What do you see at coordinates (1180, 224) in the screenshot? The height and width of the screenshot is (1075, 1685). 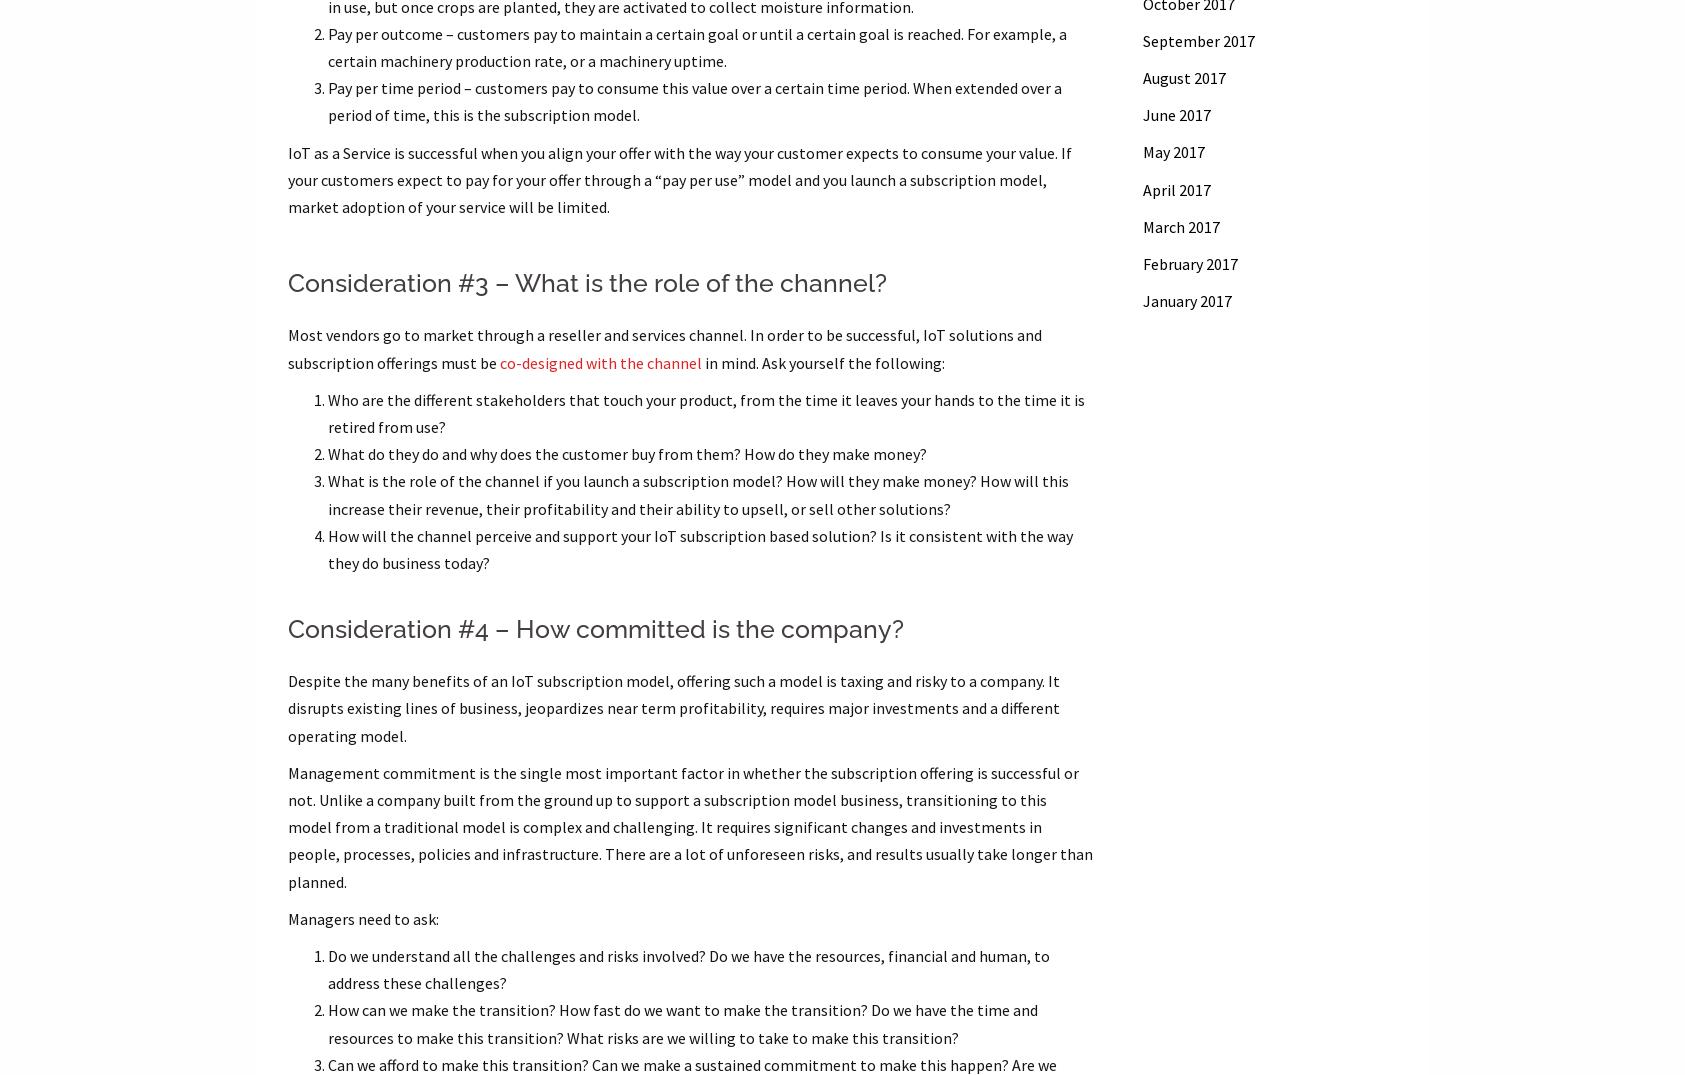 I see `'March 2017'` at bounding box center [1180, 224].